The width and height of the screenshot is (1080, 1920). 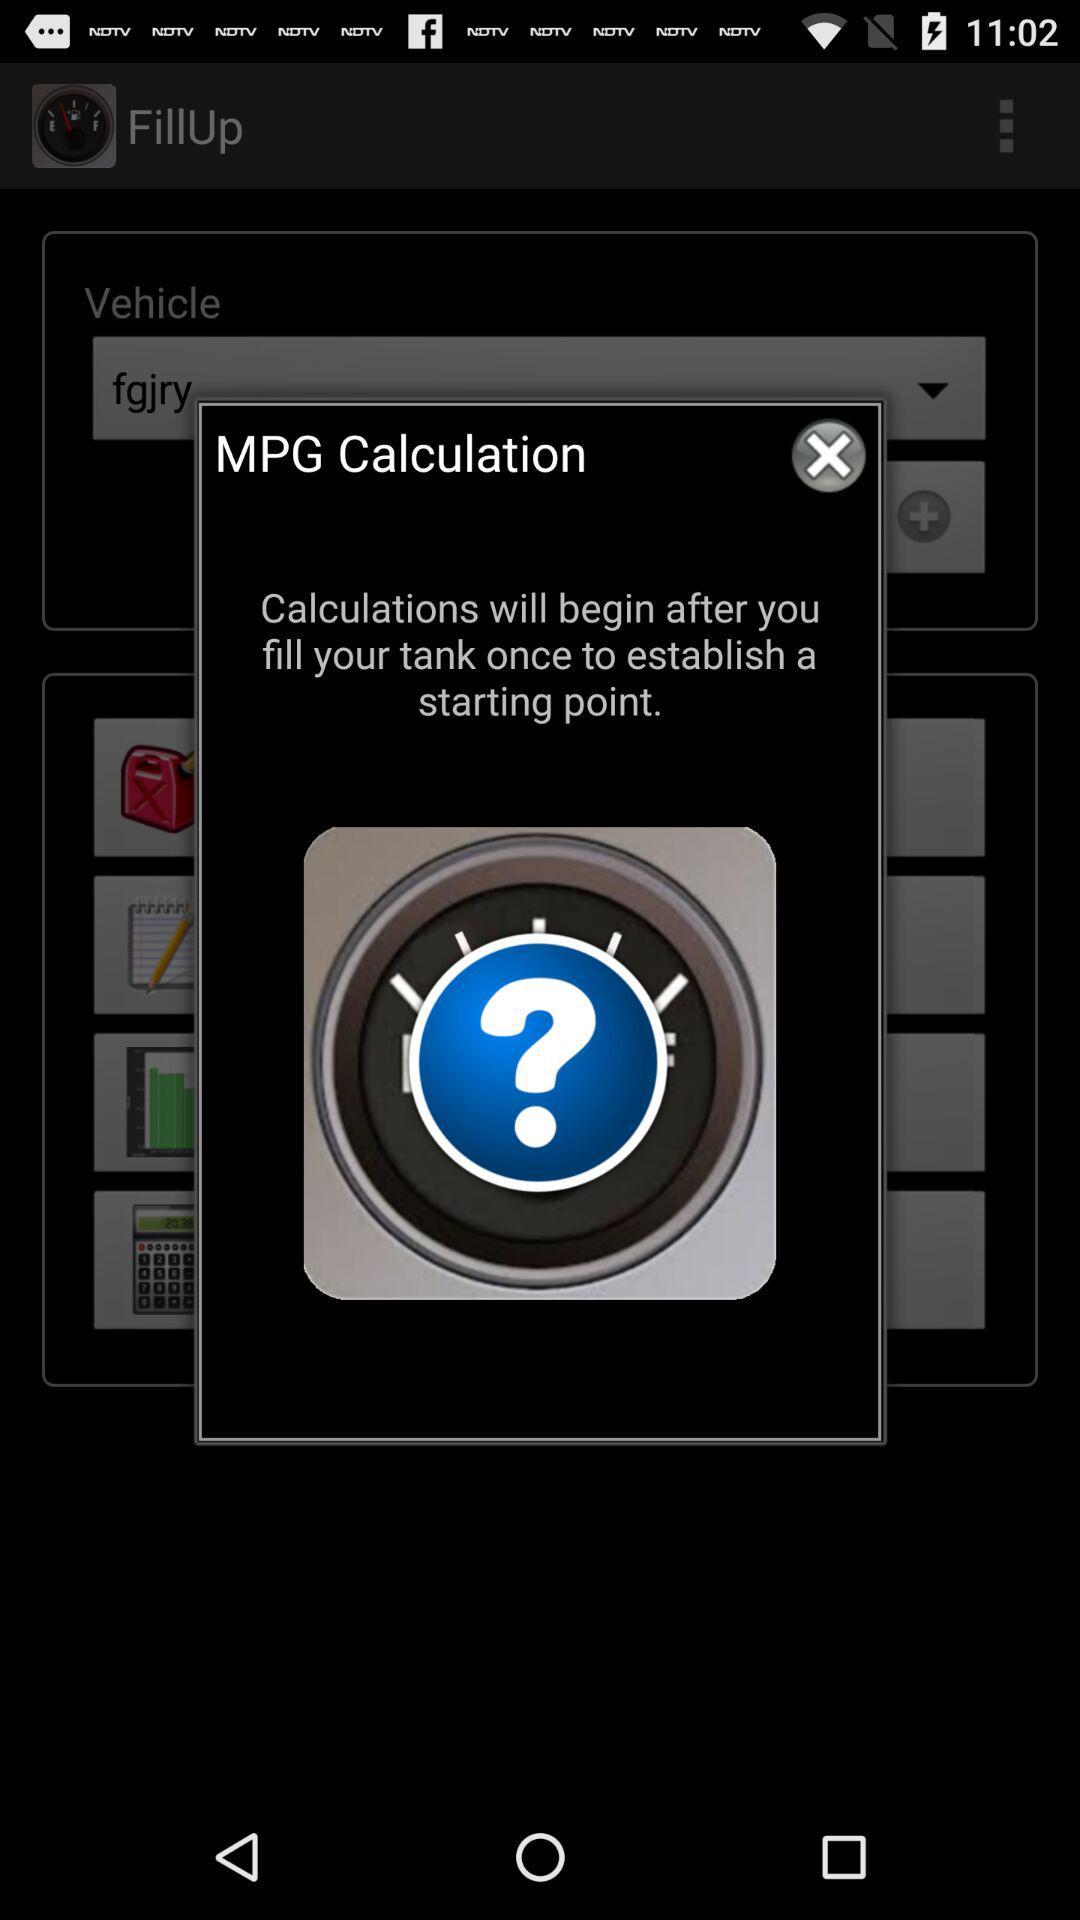 I want to click on the icon above the calculations will begin, so click(x=828, y=454).